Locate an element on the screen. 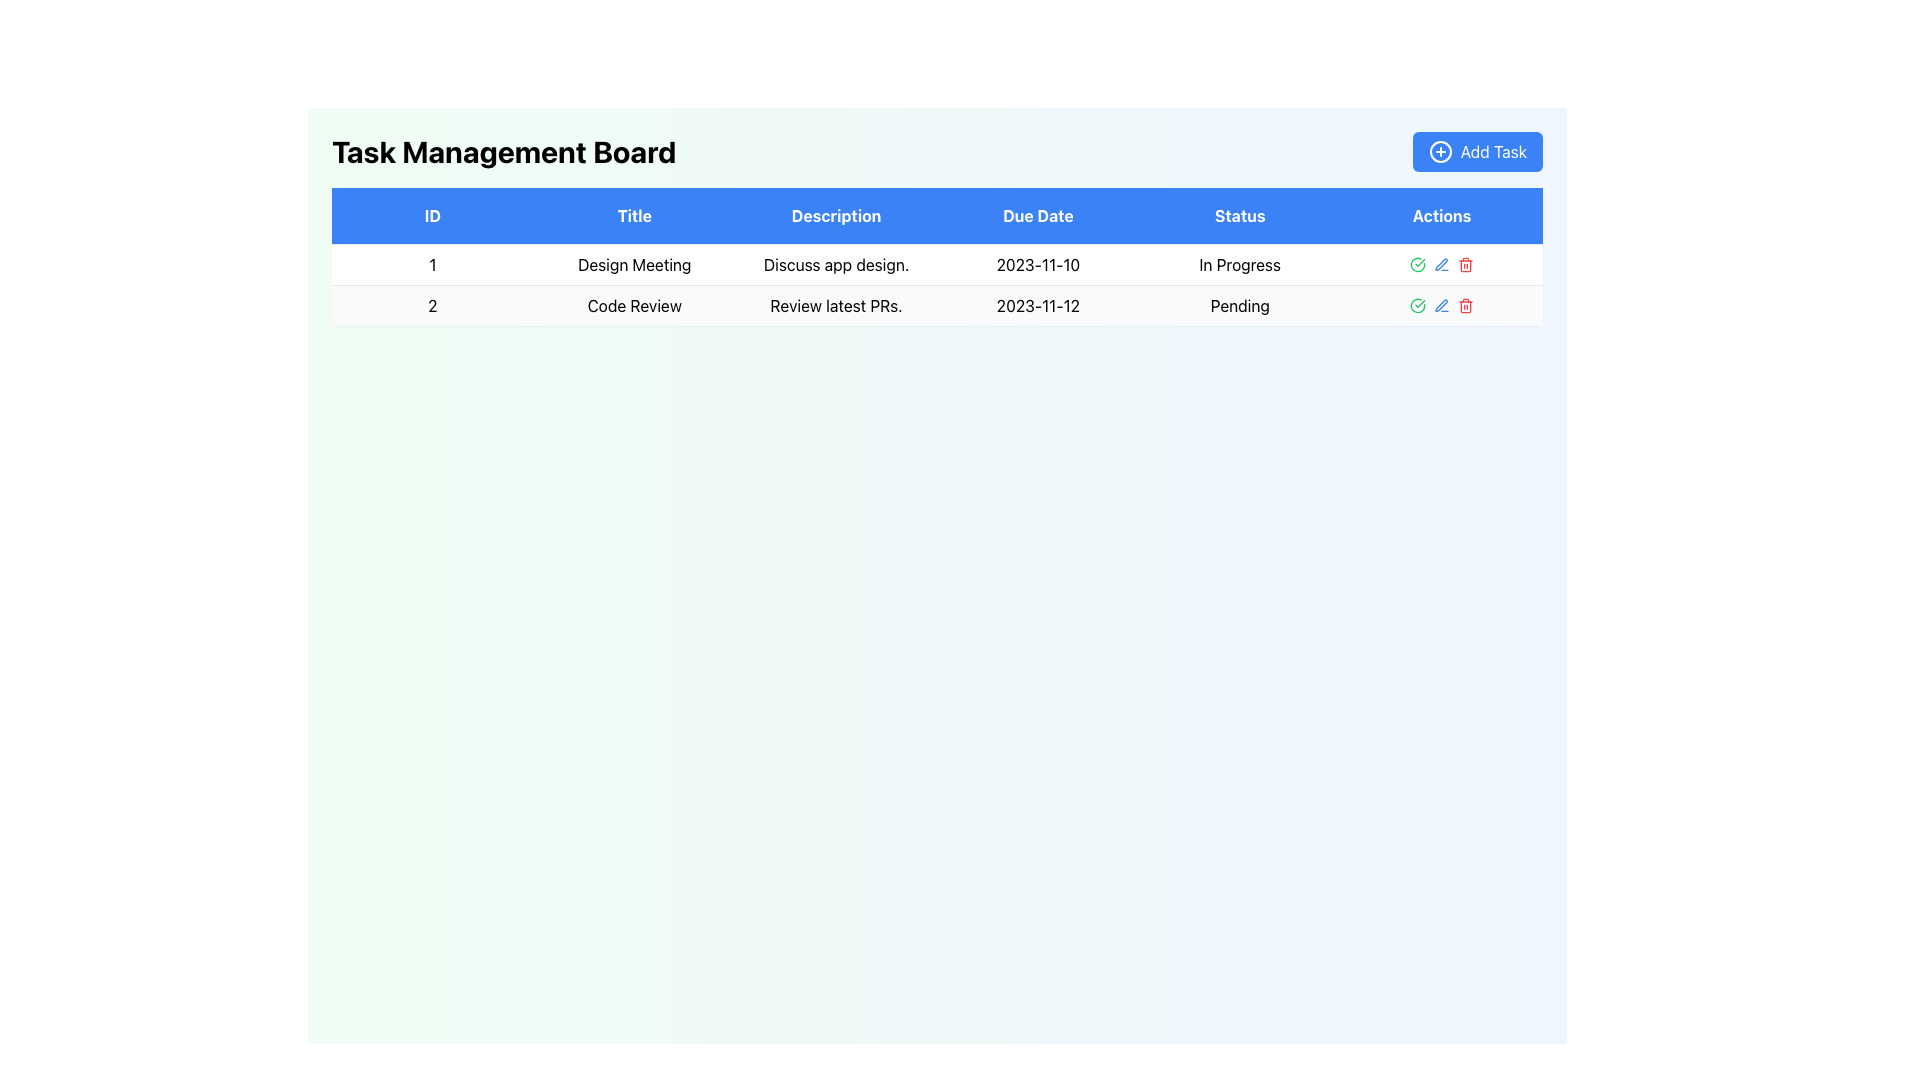 The image size is (1920, 1080). the text label 'Description' which is the third column header in the table, styled in white on a blue background, located near the top of the layout is located at coordinates (836, 216).